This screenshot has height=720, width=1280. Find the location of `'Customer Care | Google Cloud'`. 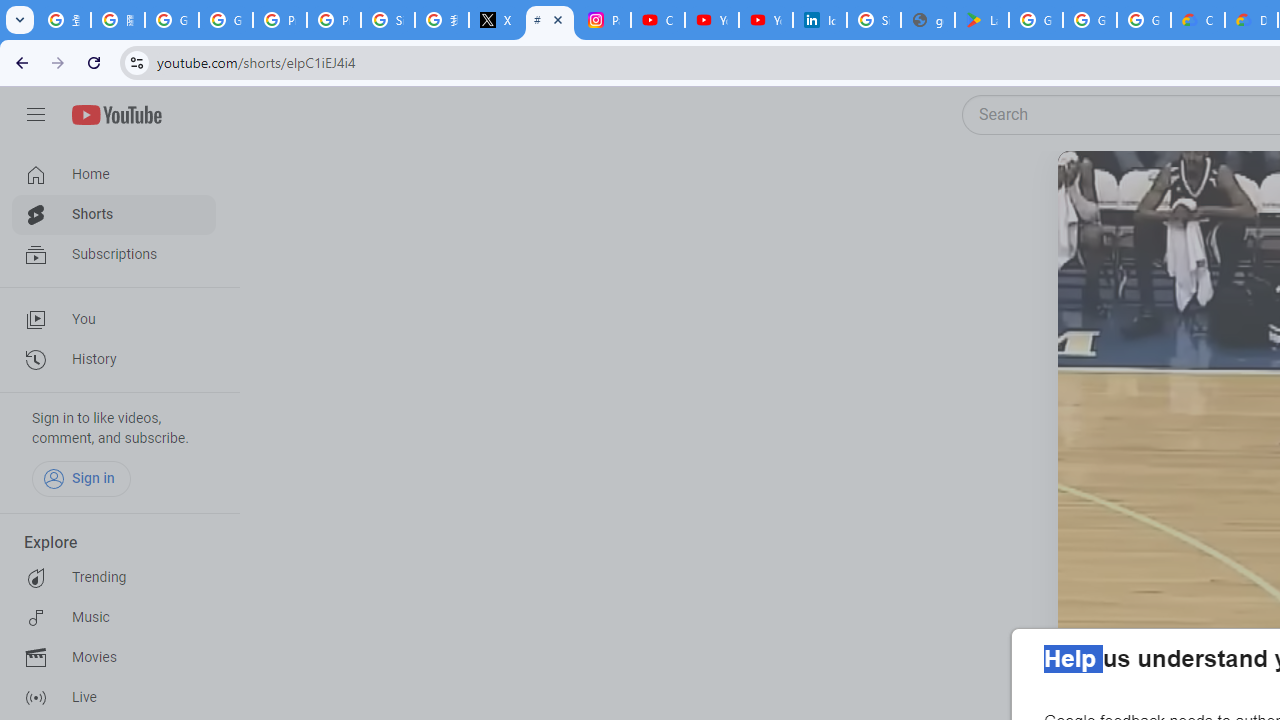

'Customer Care | Google Cloud' is located at coordinates (1198, 20).